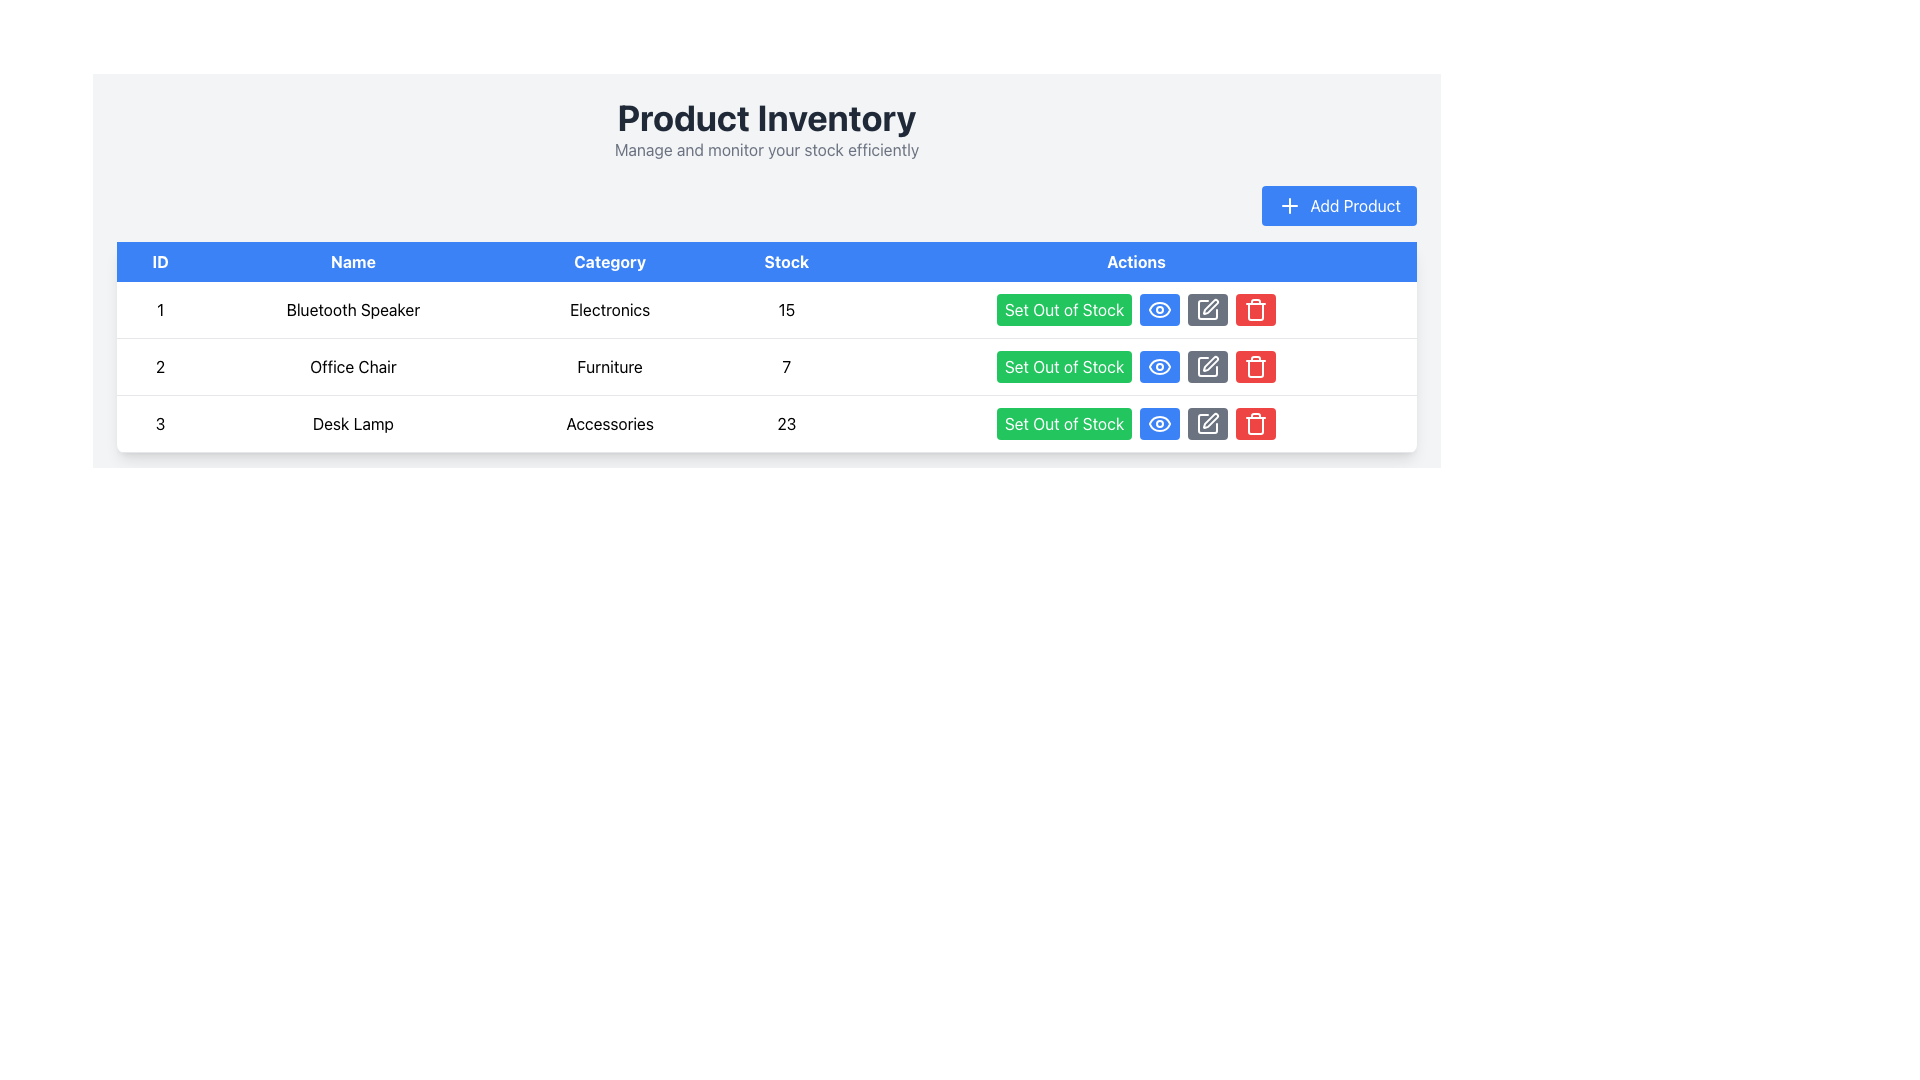  What do you see at coordinates (1160, 423) in the screenshot?
I see `the blue button with an eye icon in the 'Actions' column of the third row for the 'Desk Lamp' item` at bounding box center [1160, 423].